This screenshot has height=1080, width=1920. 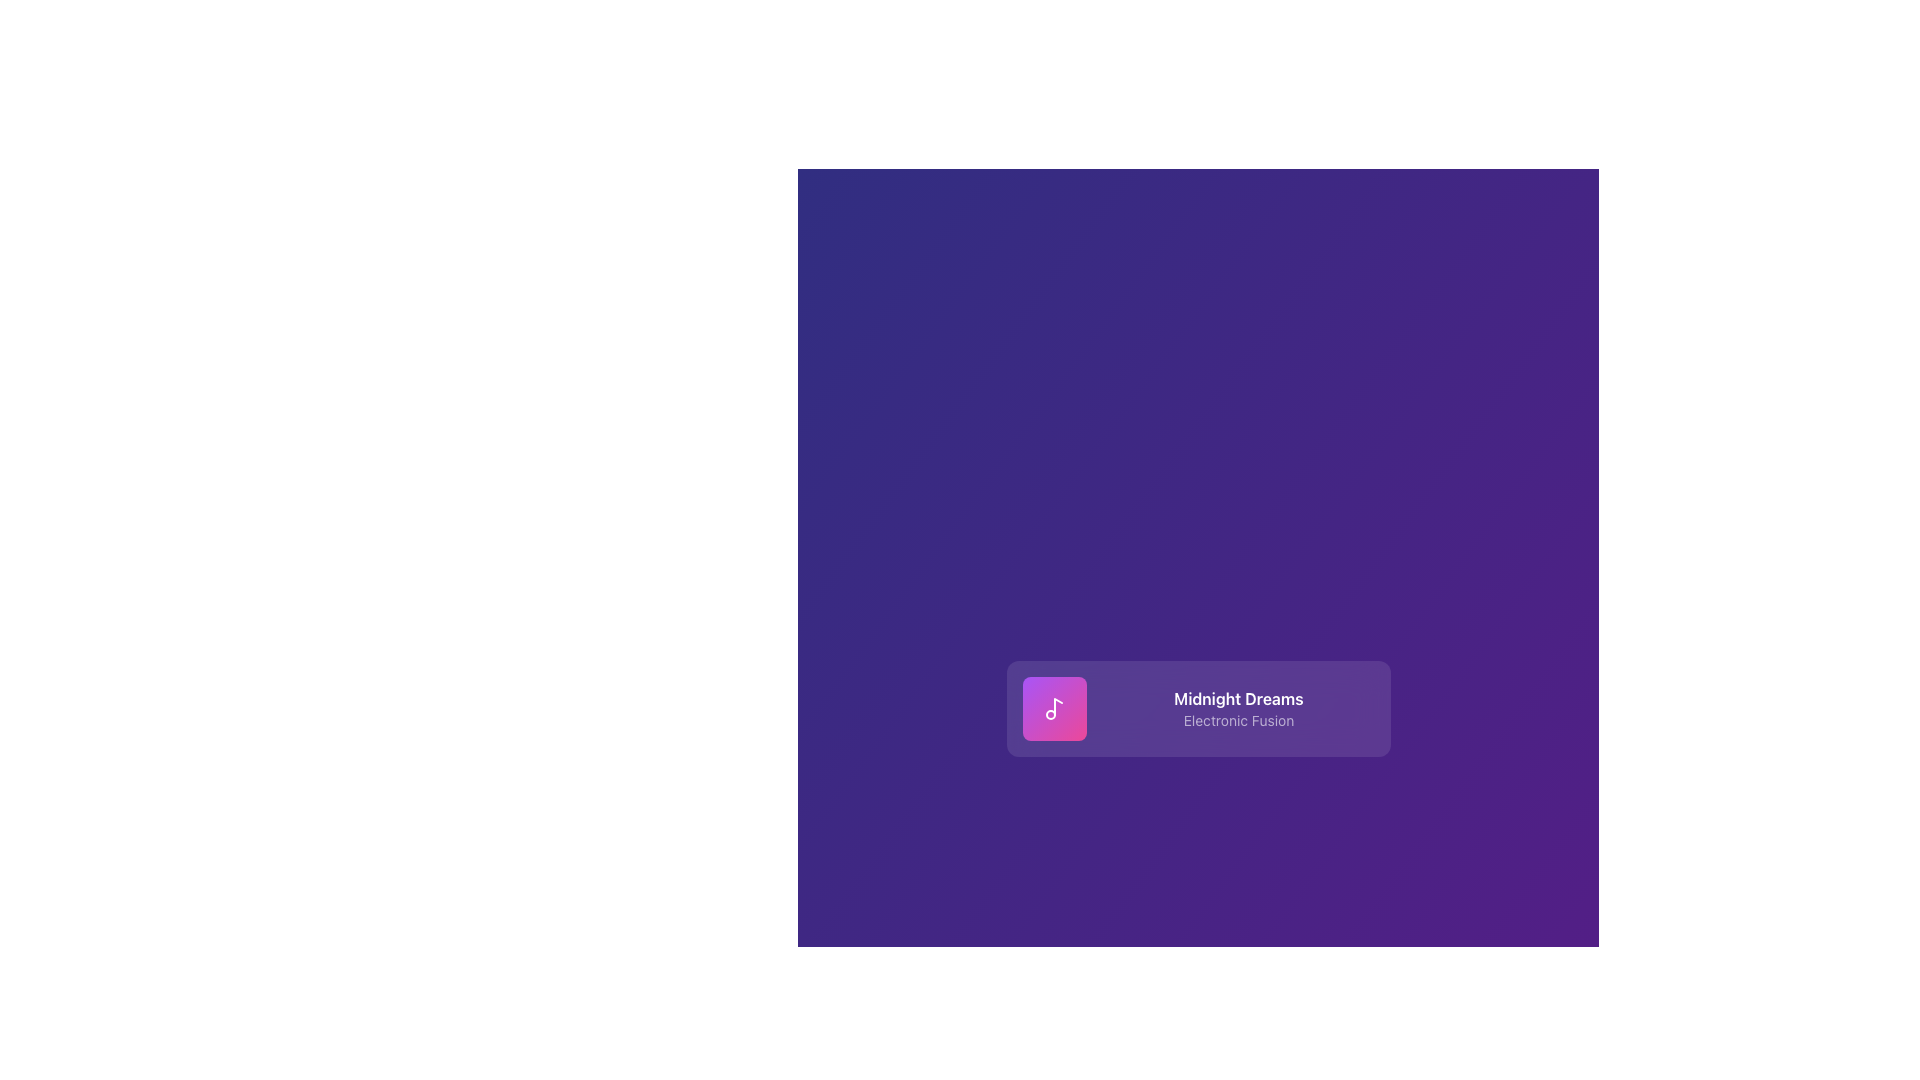 I want to click on the text label displaying 'Electronic Fusion', which is positioned beneath 'Midnight Dreams' in a rounded rectangular card interface, so click(x=1237, y=721).